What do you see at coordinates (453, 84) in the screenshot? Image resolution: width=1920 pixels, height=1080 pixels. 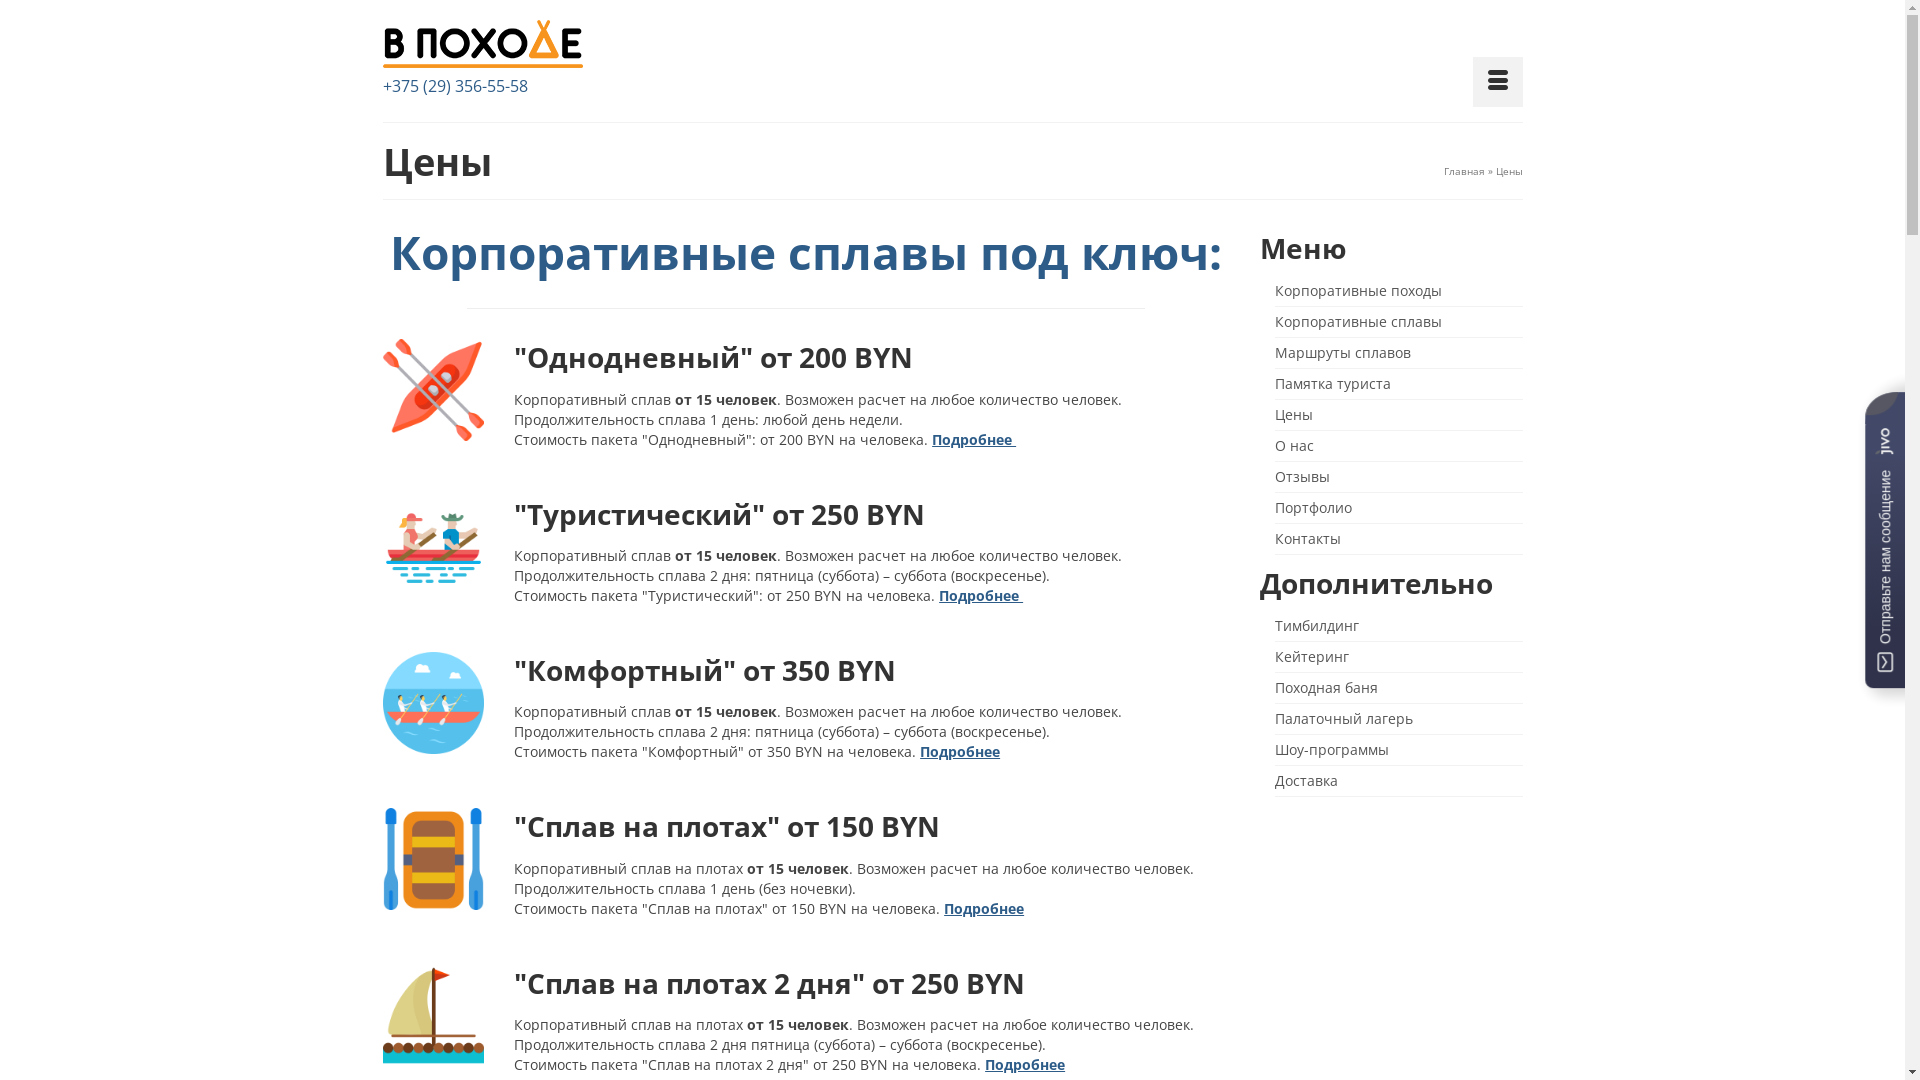 I see `'+375 (29) 356-55-58'` at bounding box center [453, 84].